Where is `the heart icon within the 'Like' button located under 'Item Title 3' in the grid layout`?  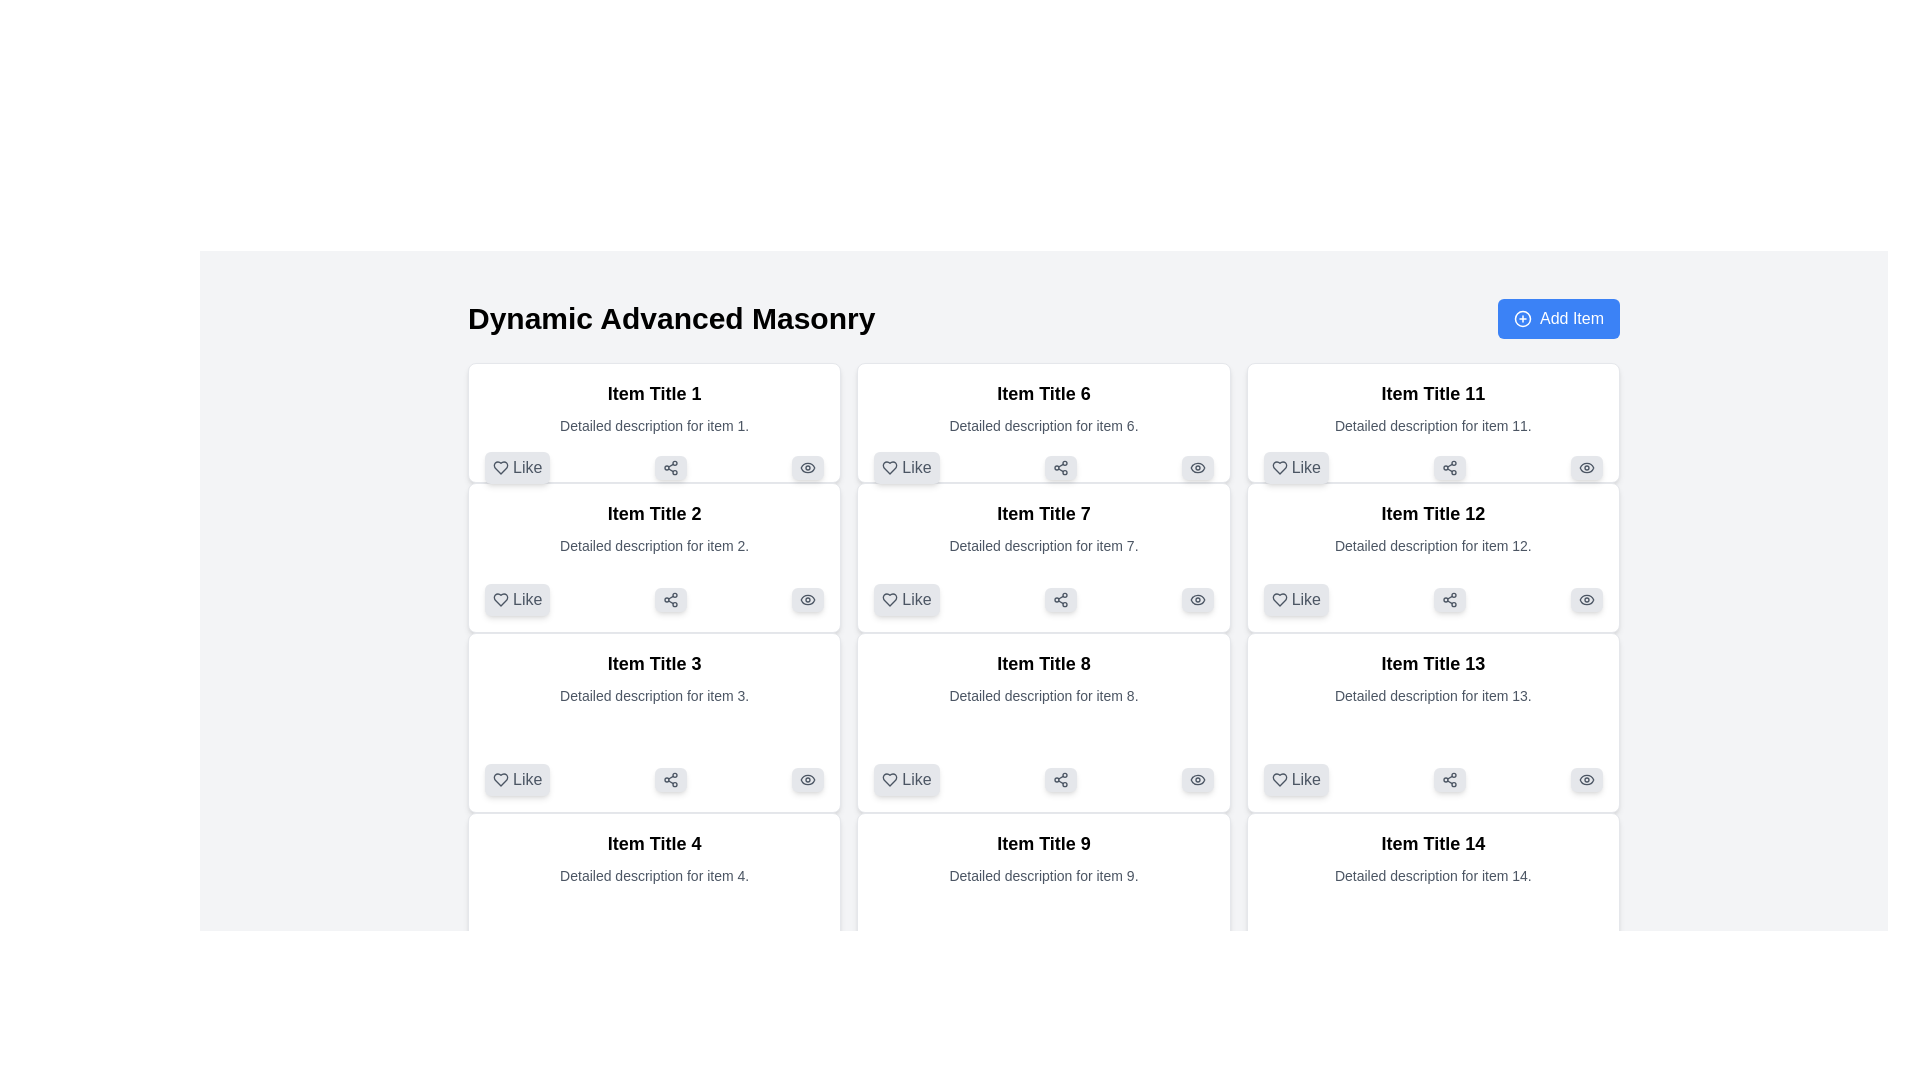 the heart icon within the 'Like' button located under 'Item Title 3' in the grid layout is located at coordinates (500, 778).